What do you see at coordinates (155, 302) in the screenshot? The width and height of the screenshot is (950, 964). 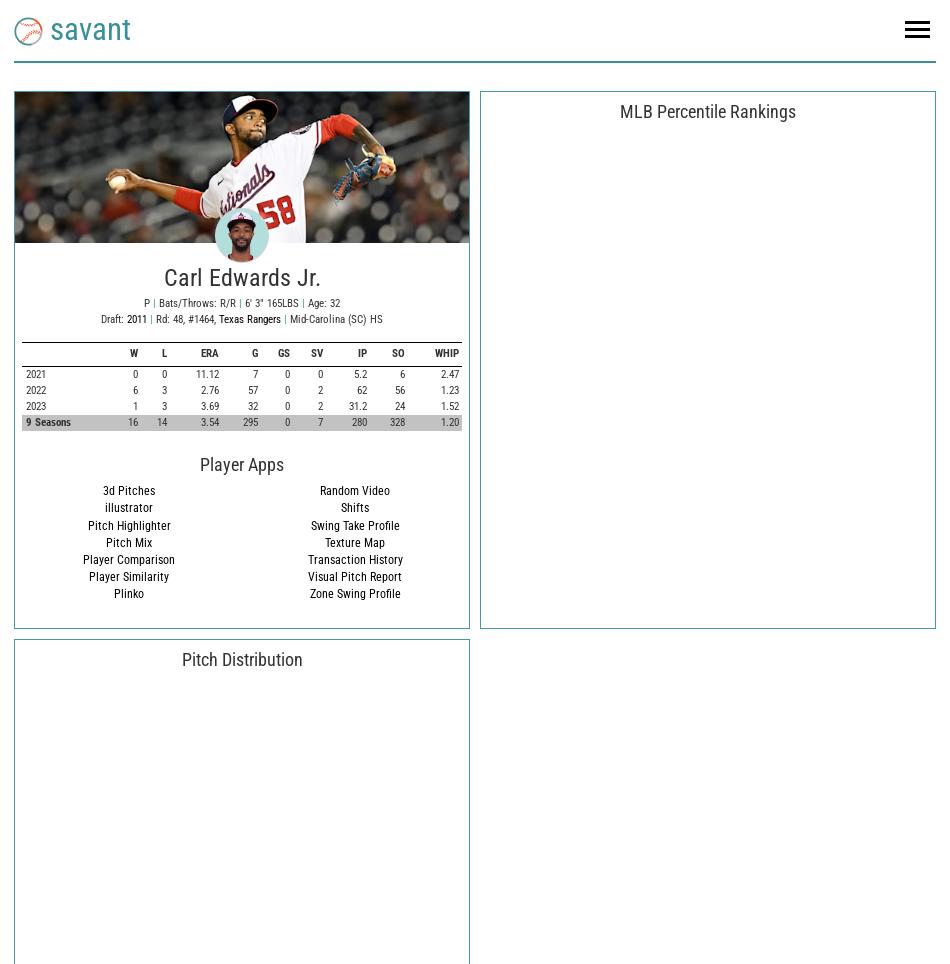 I see `'Bats/Throws:
                            R/R'` at bounding box center [155, 302].